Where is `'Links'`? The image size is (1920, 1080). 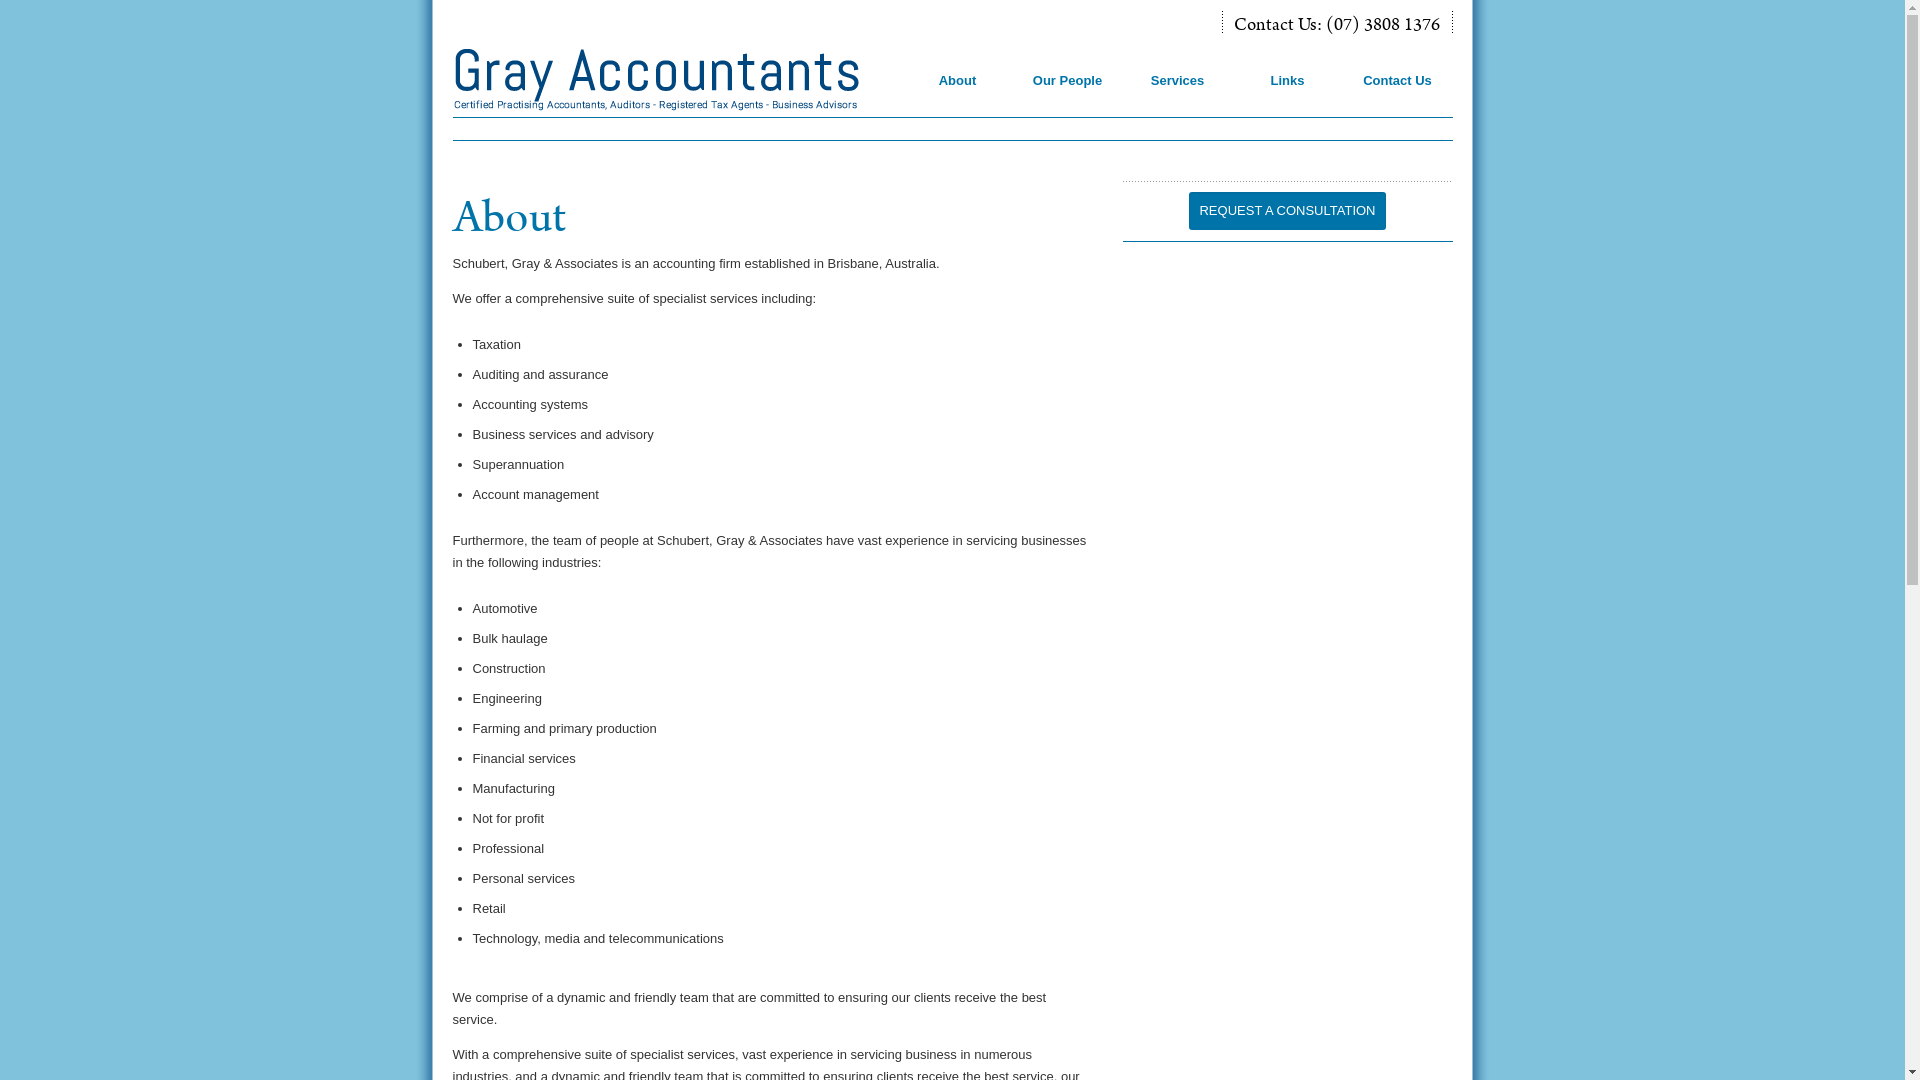
'Links' is located at coordinates (1289, 95).